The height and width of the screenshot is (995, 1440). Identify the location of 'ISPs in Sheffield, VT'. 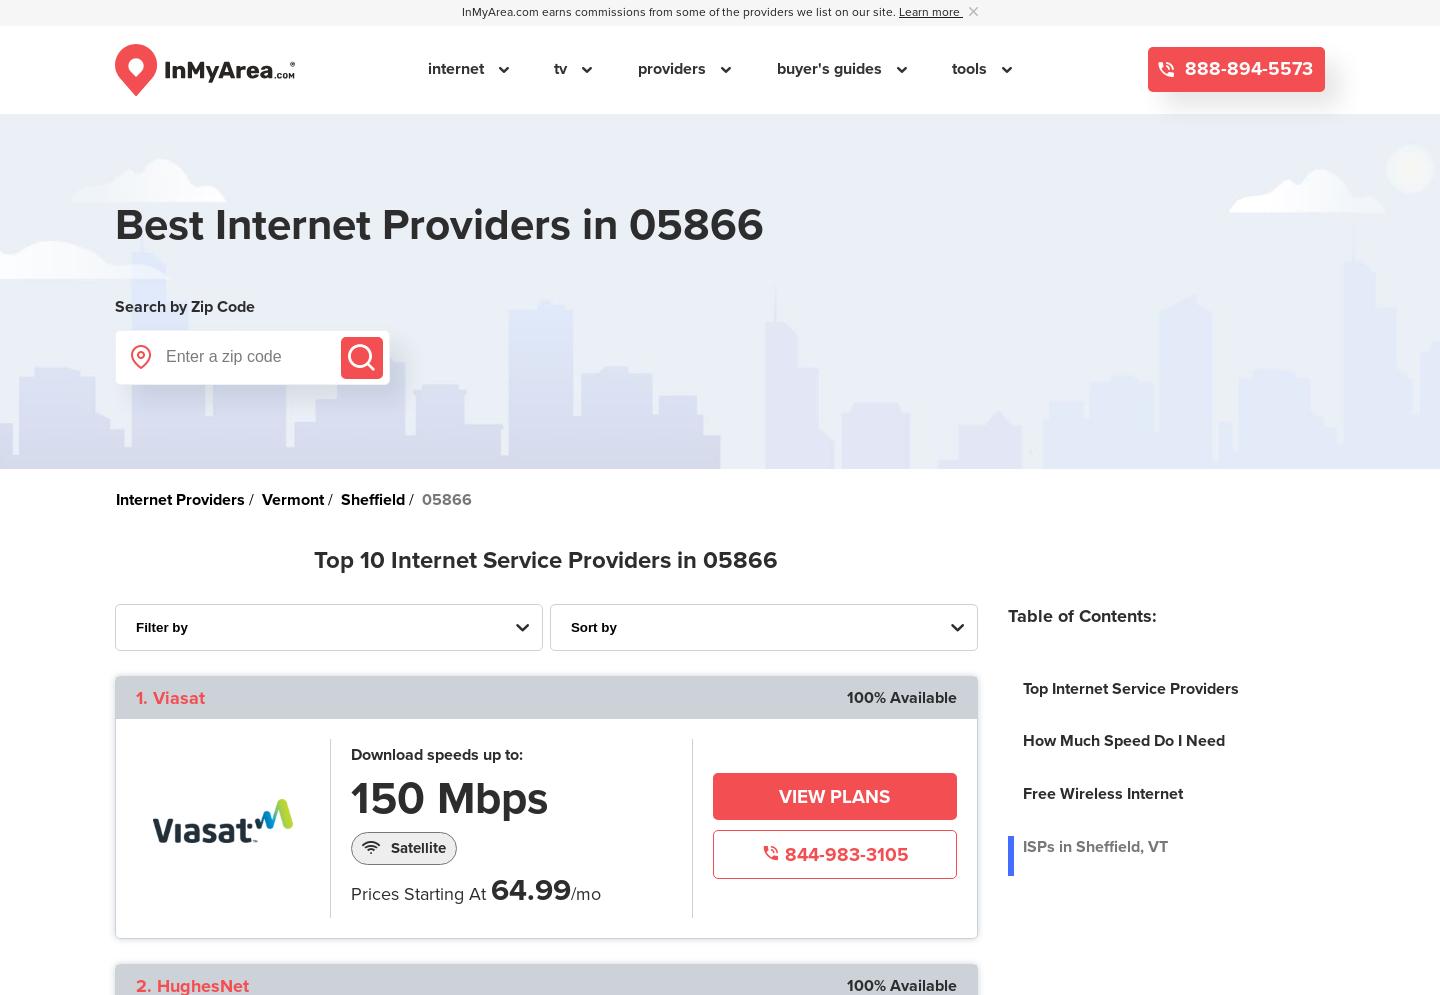
(1093, 847).